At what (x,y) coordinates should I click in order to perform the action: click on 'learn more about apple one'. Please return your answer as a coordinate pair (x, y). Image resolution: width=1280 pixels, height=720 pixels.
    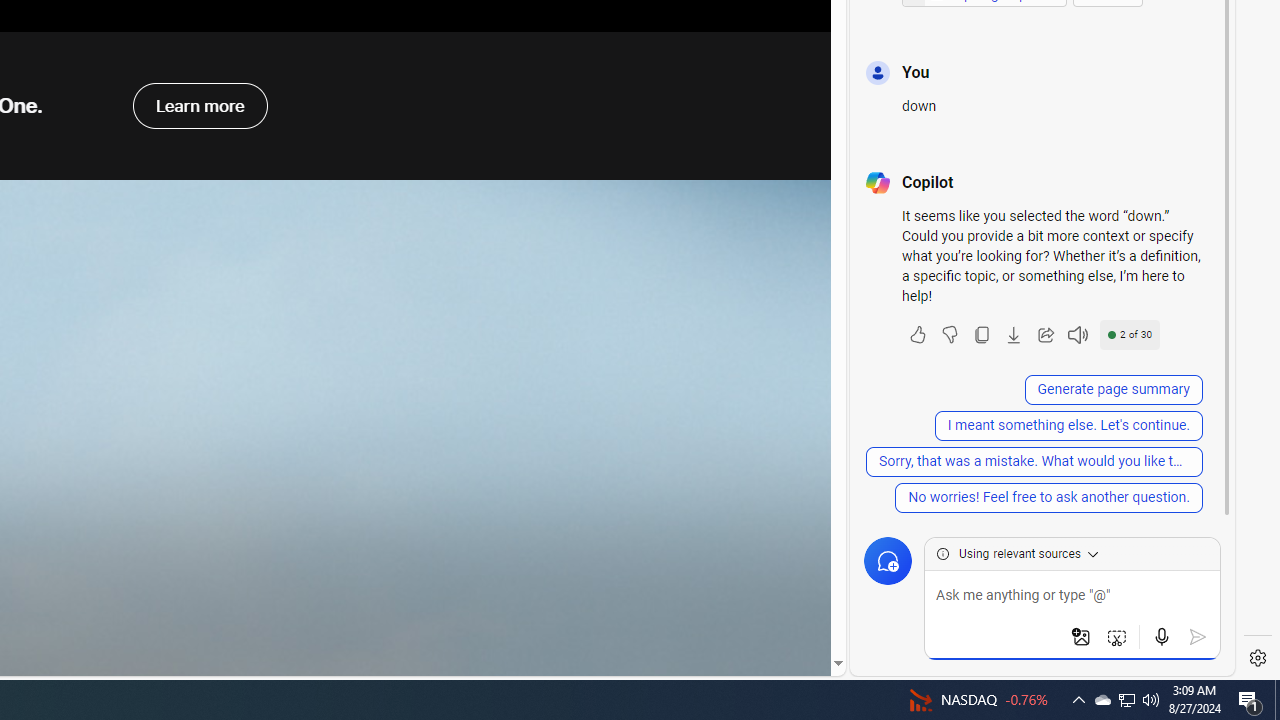
    Looking at the image, I should click on (199, 105).